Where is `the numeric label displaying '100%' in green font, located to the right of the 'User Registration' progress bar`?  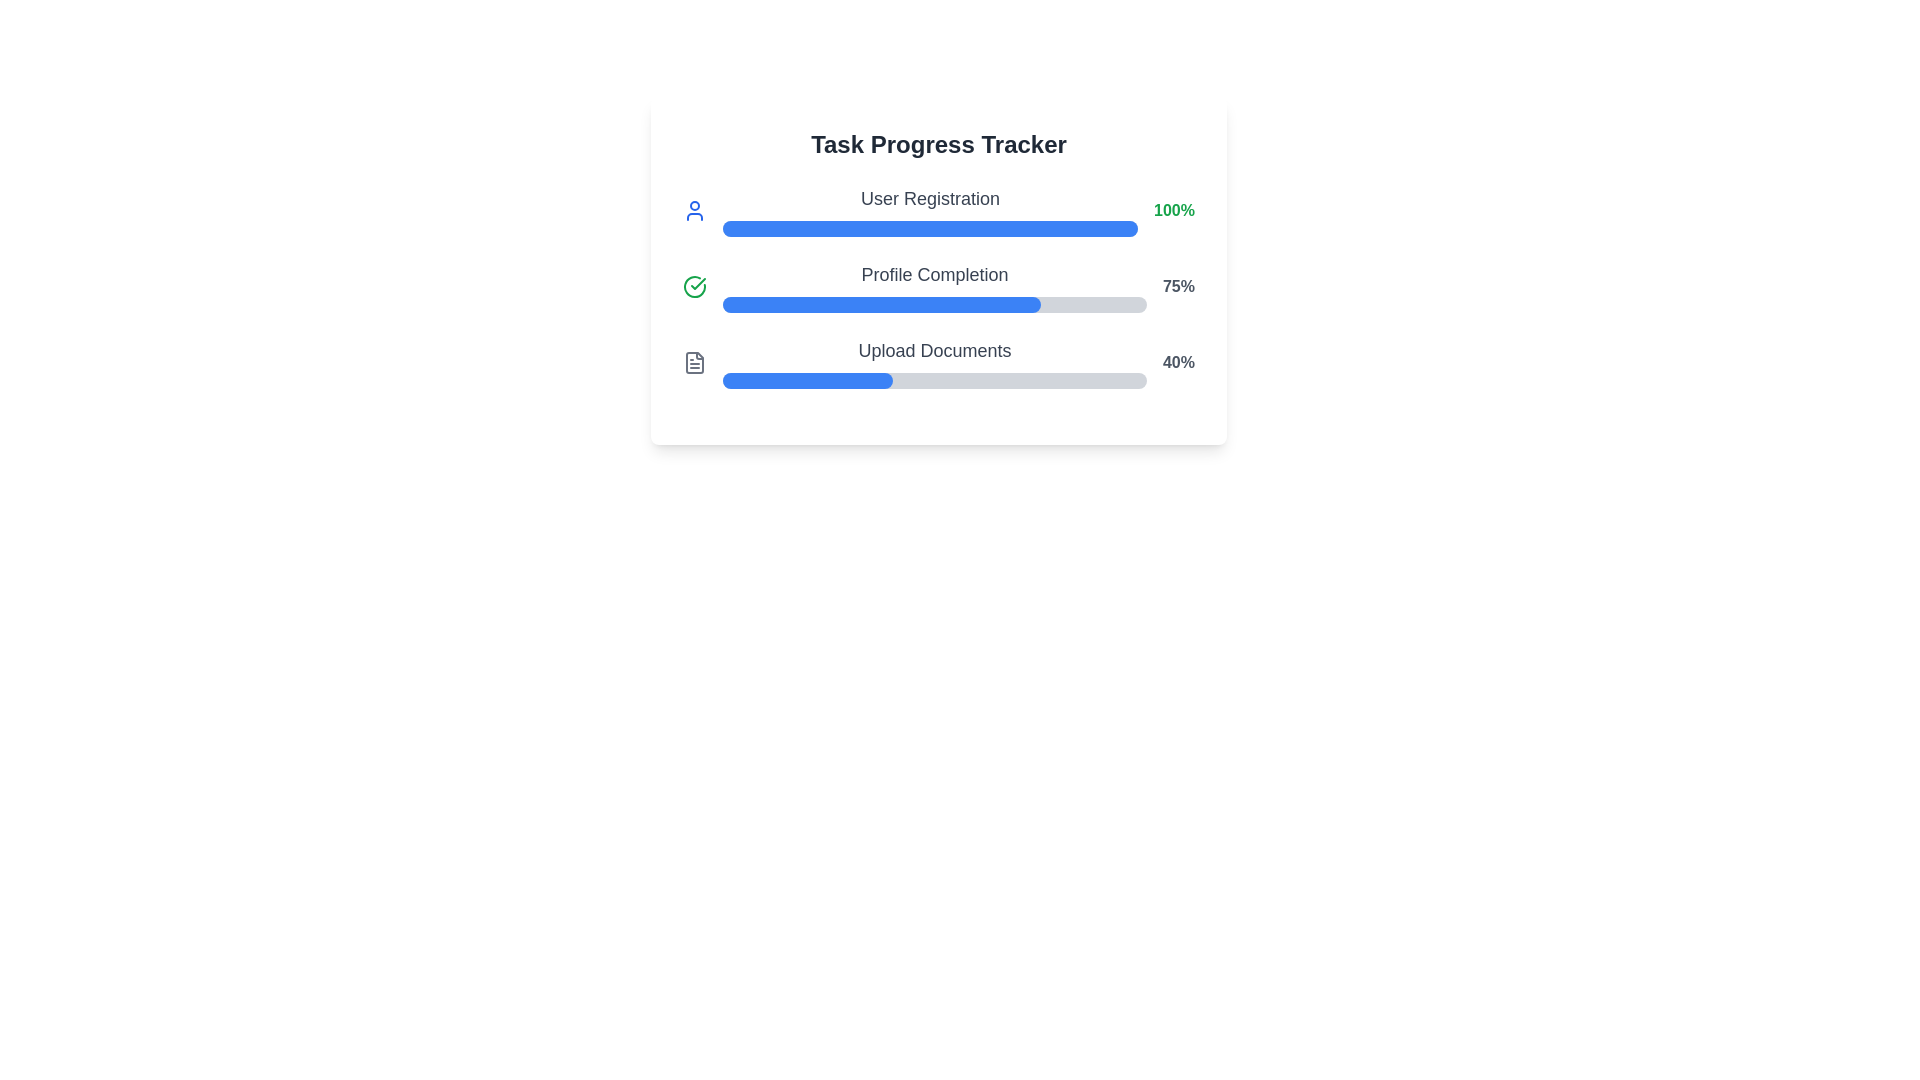
the numeric label displaying '100%' in green font, located to the right of the 'User Registration' progress bar is located at coordinates (1174, 211).